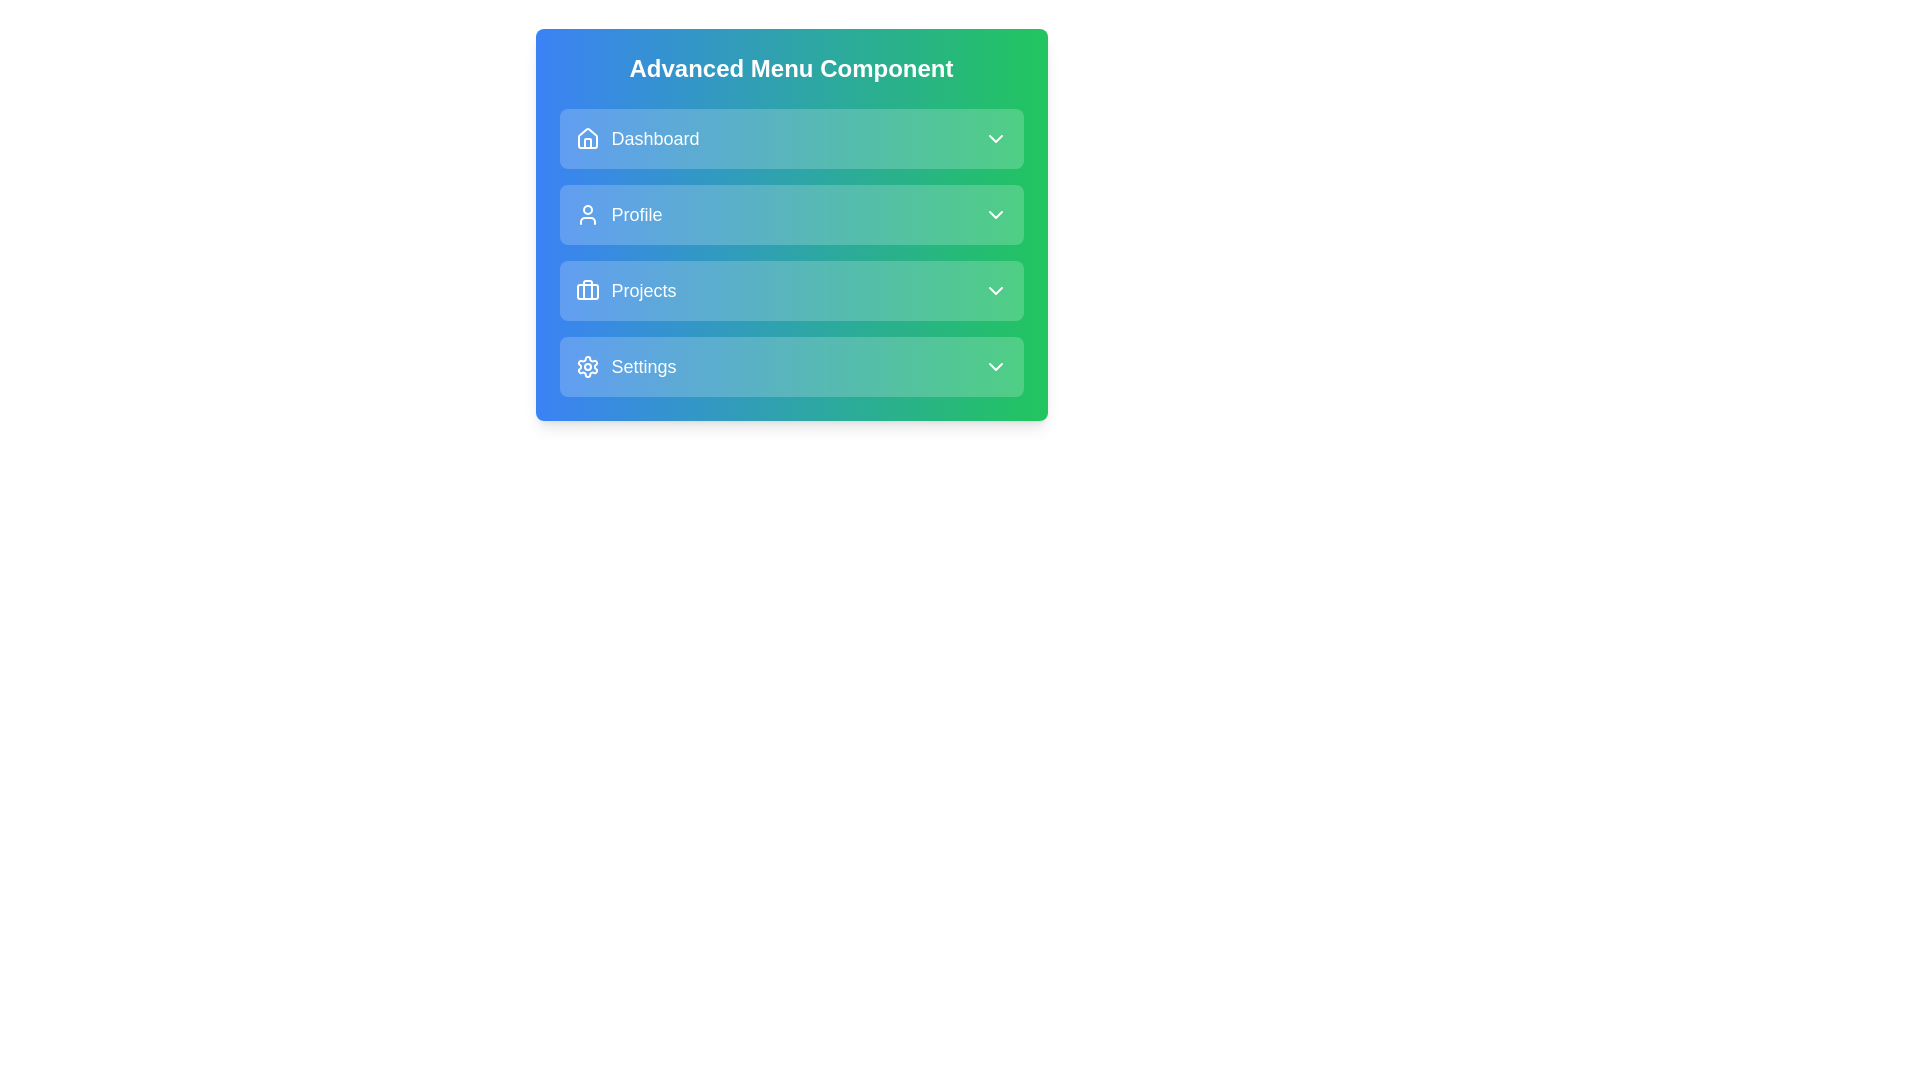 The height and width of the screenshot is (1080, 1920). I want to click on the stylized briefcase icon in the navigation menu, so click(586, 290).